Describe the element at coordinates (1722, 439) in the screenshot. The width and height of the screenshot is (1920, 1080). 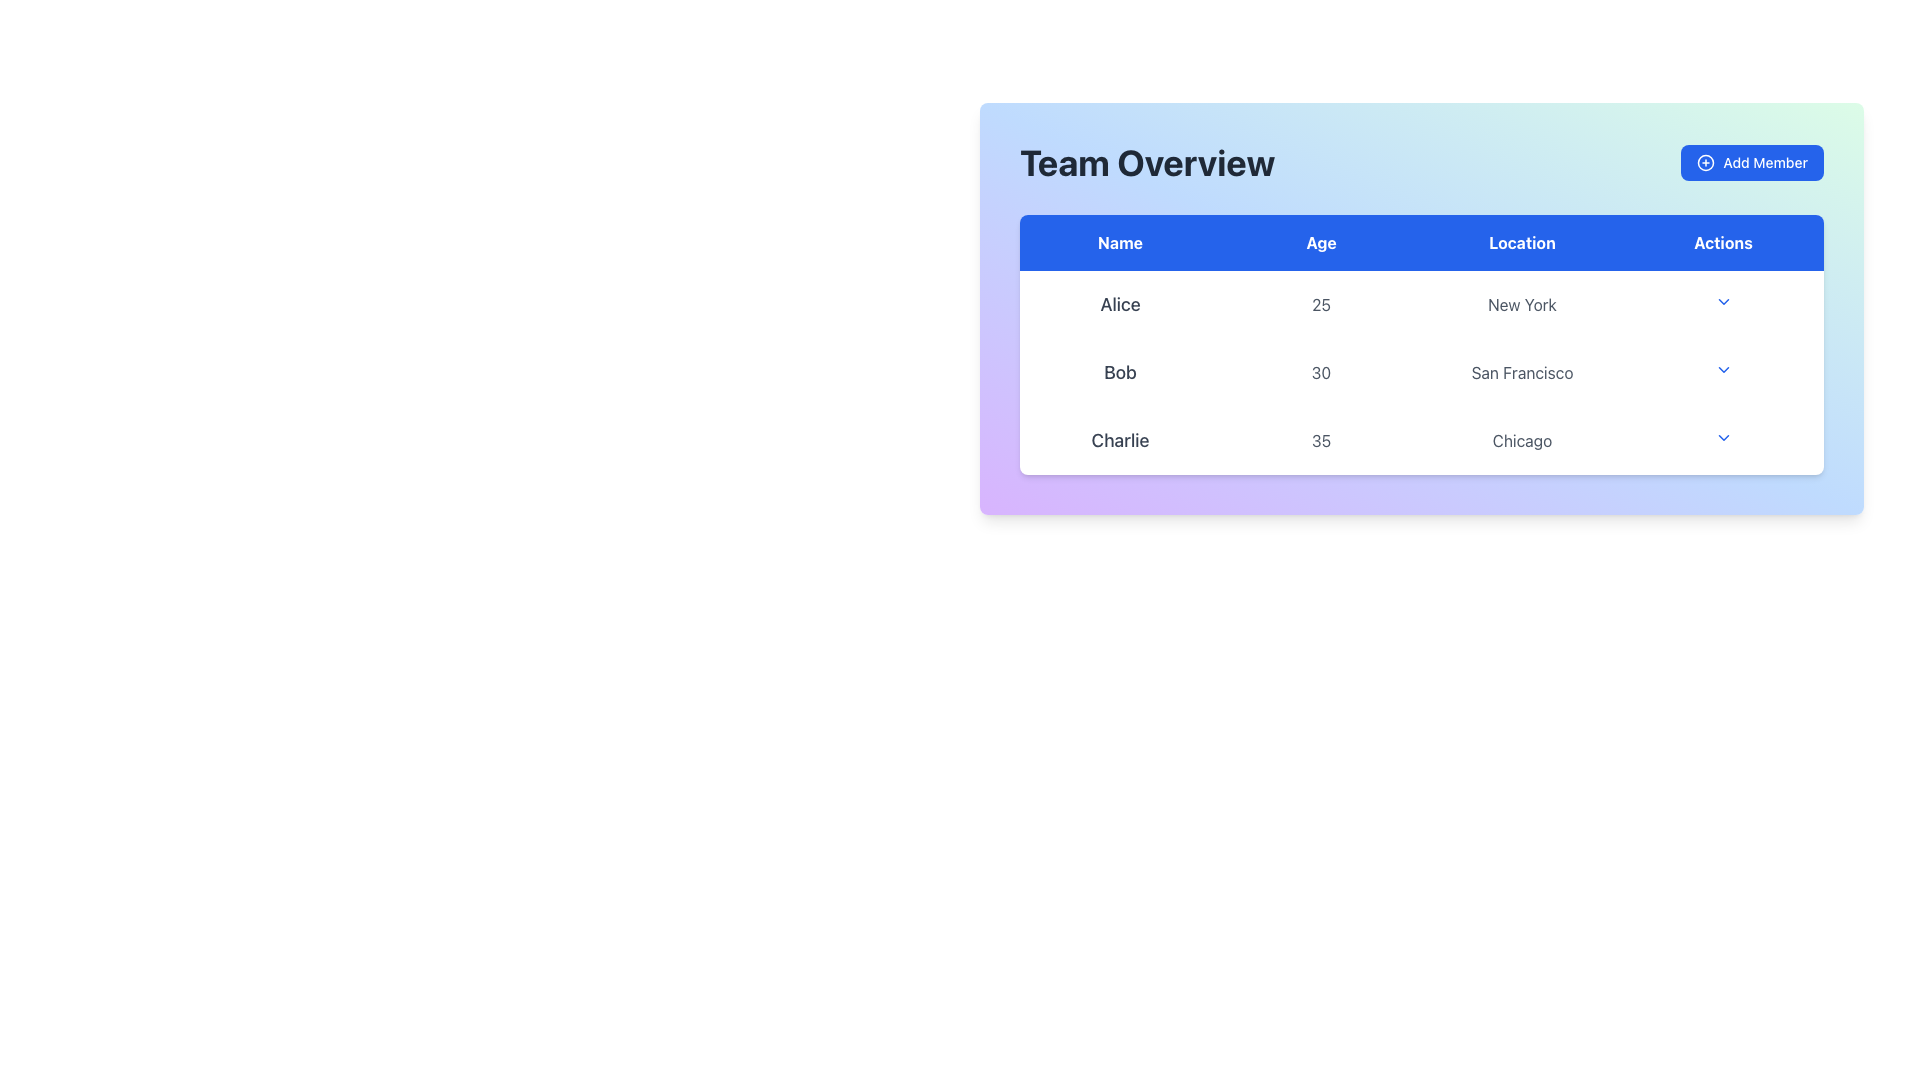
I see `the downward arrow icon located in the 'Actions' cell of the row for 'Charlie'` at that location.